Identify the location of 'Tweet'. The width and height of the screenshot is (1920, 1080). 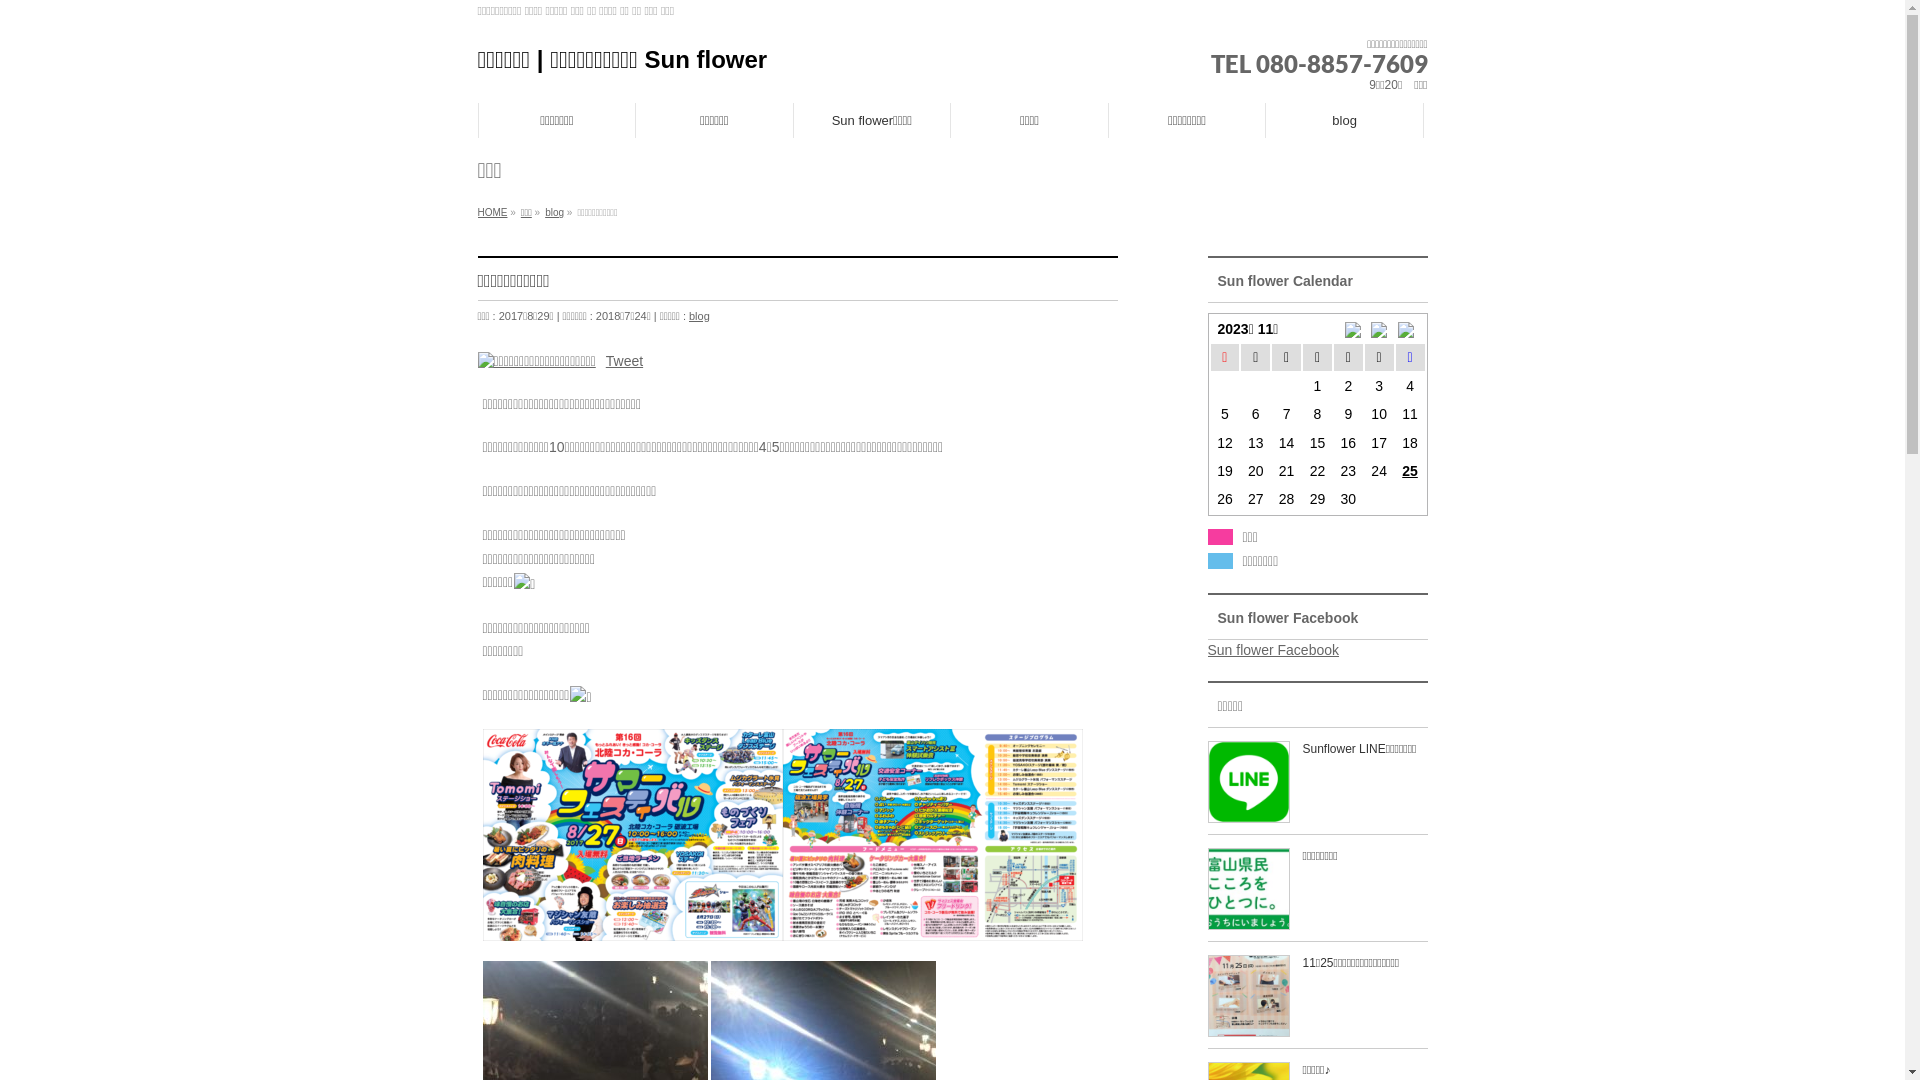
(623, 358).